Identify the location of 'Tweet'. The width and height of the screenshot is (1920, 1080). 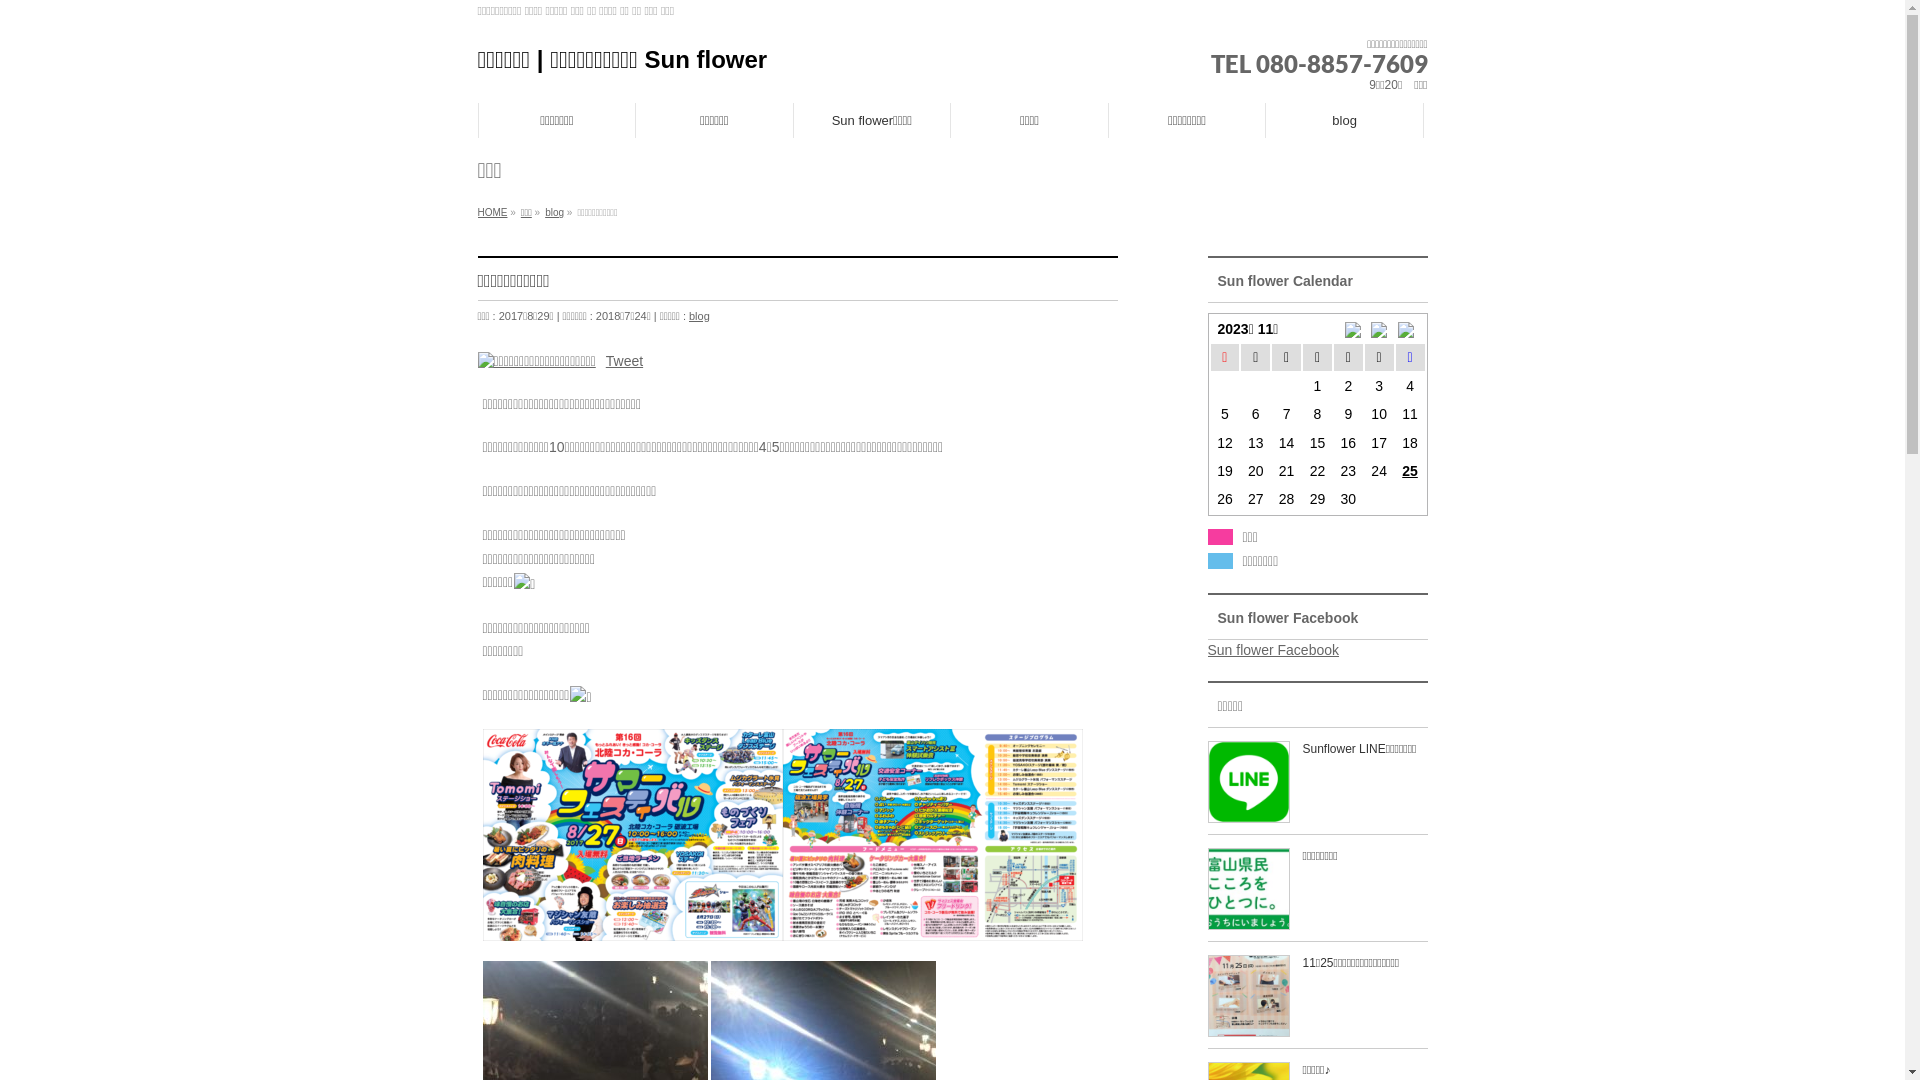
(623, 358).